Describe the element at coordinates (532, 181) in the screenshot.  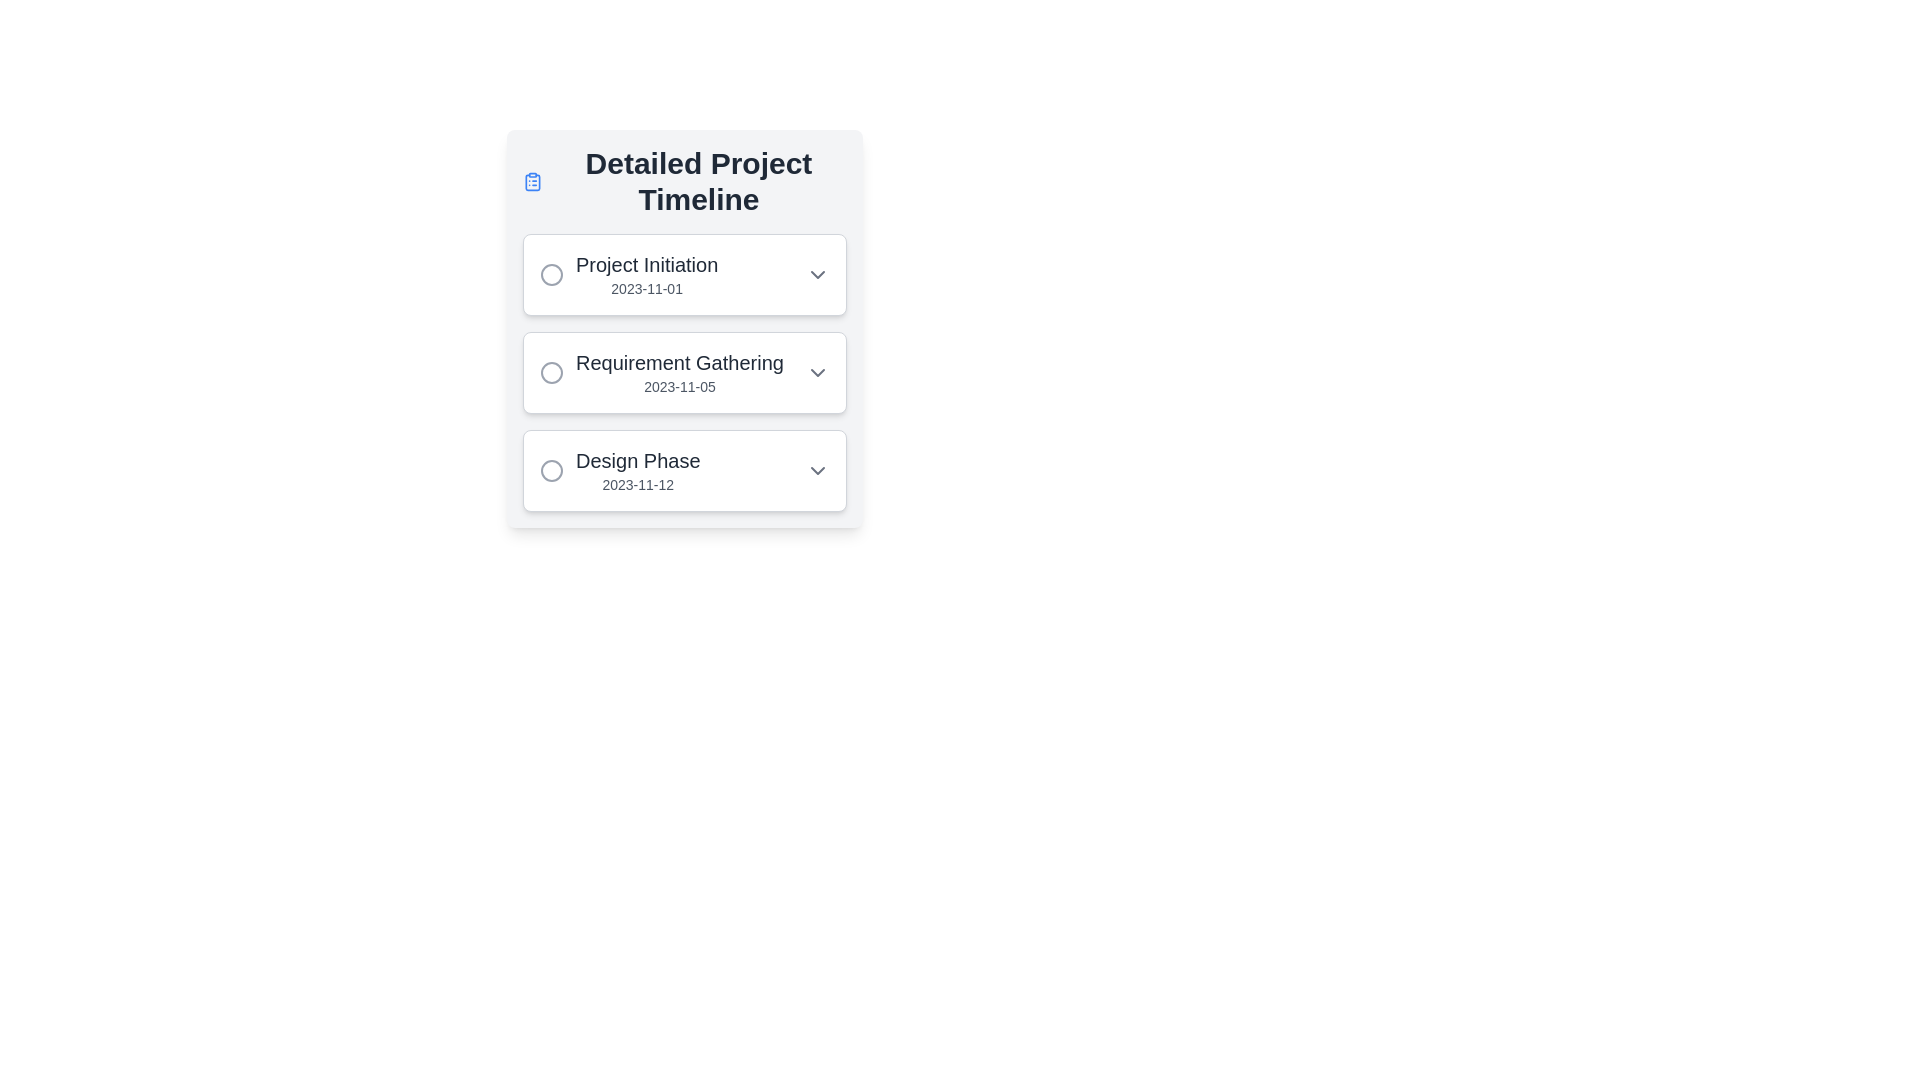
I see `the decorative icon representing tasks or projects in the 'Project Timeline' context, located to the left of the text 'Detailed Project Timeline'` at that location.